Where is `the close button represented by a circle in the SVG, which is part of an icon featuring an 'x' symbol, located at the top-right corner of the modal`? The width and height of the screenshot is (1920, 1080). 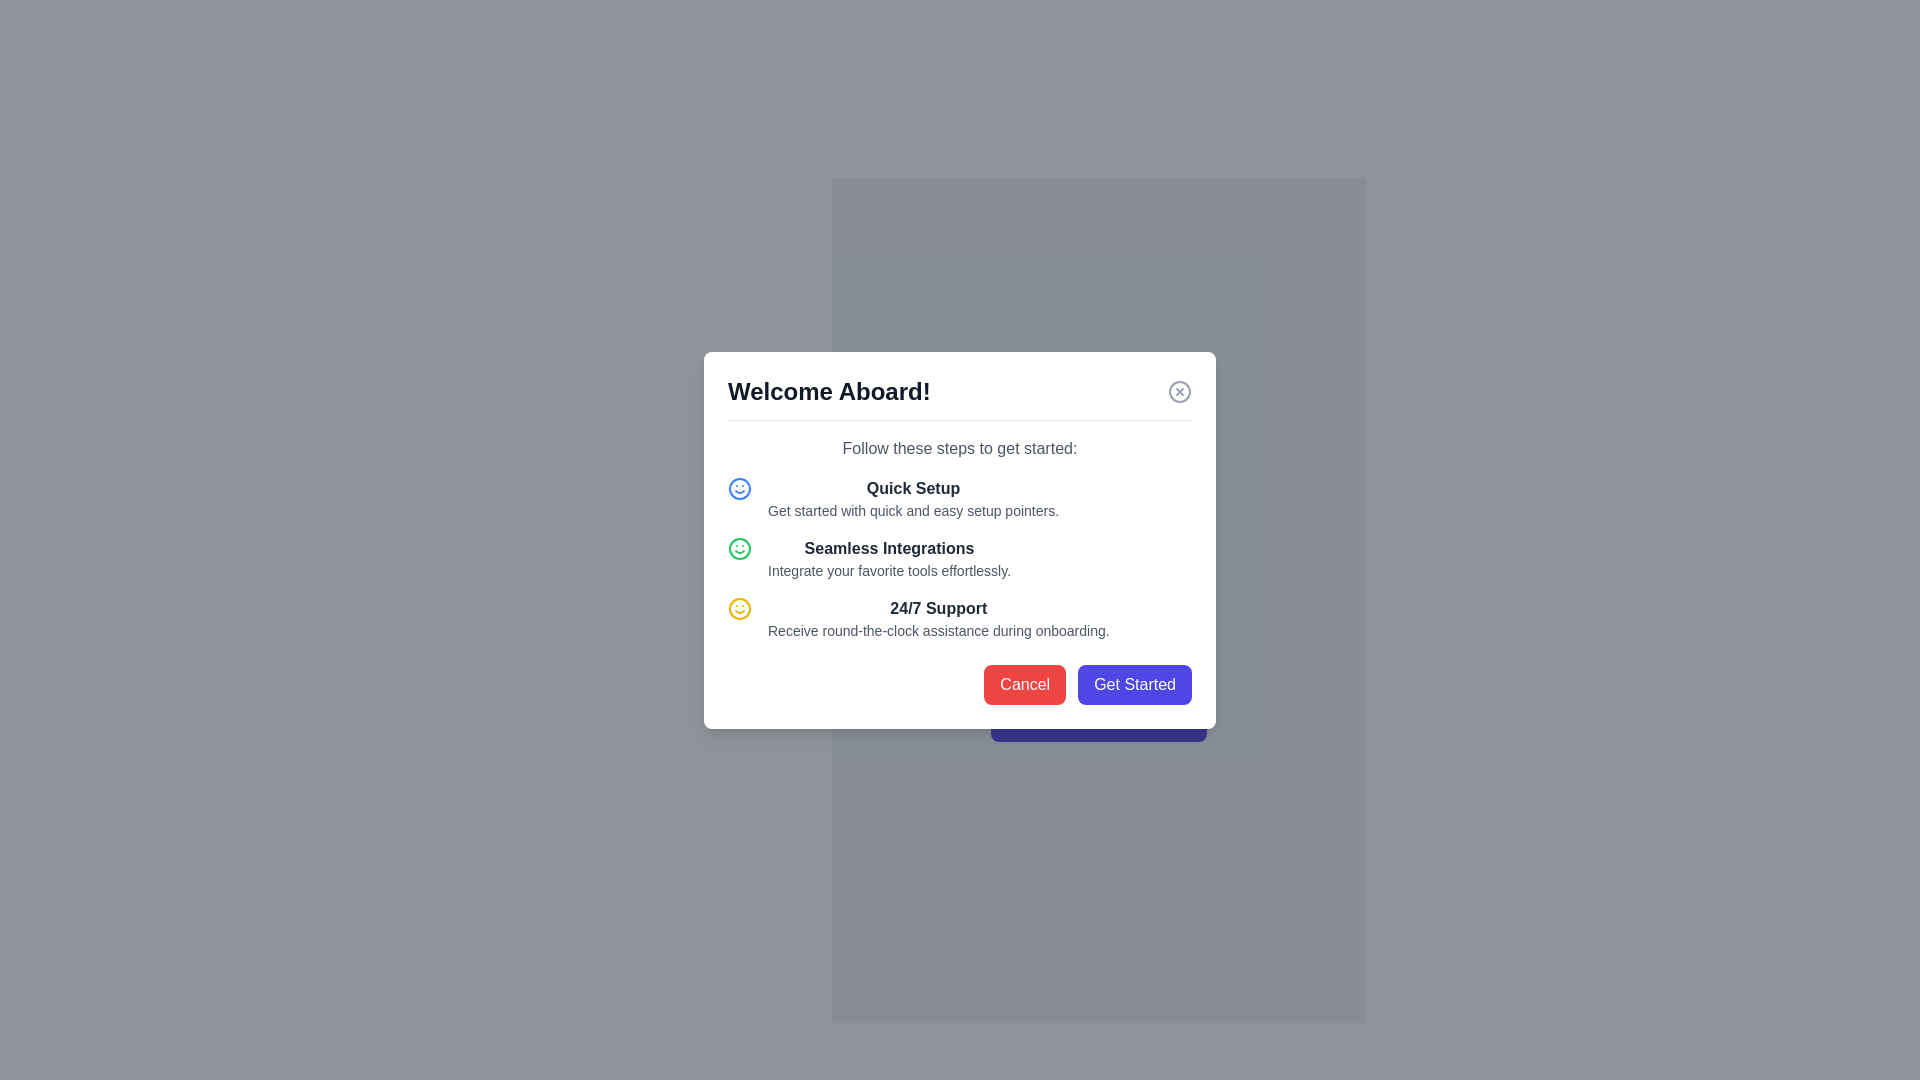
the close button represented by a circle in the SVG, which is part of an icon featuring an 'x' symbol, located at the top-right corner of the modal is located at coordinates (1180, 391).